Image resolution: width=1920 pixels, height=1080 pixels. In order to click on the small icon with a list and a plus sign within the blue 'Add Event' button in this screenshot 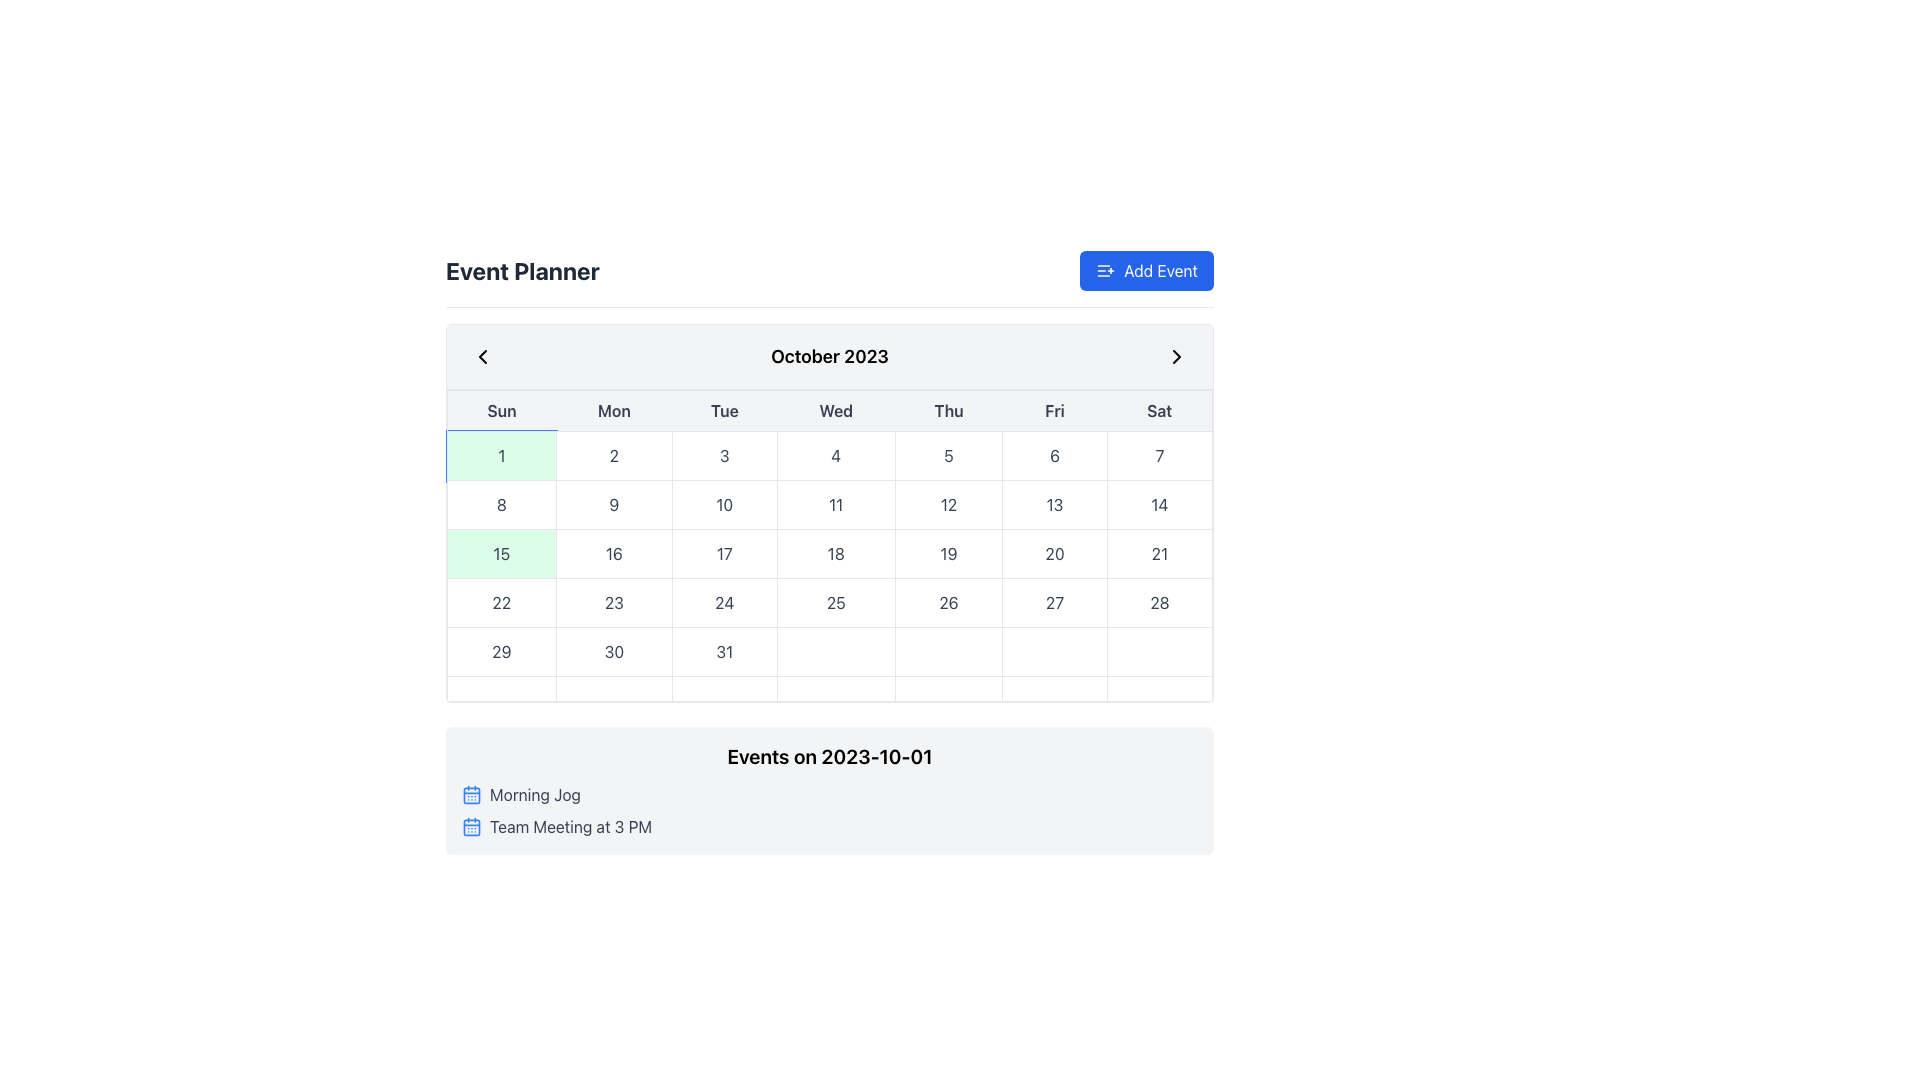, I will do `click(1105, 270)`.